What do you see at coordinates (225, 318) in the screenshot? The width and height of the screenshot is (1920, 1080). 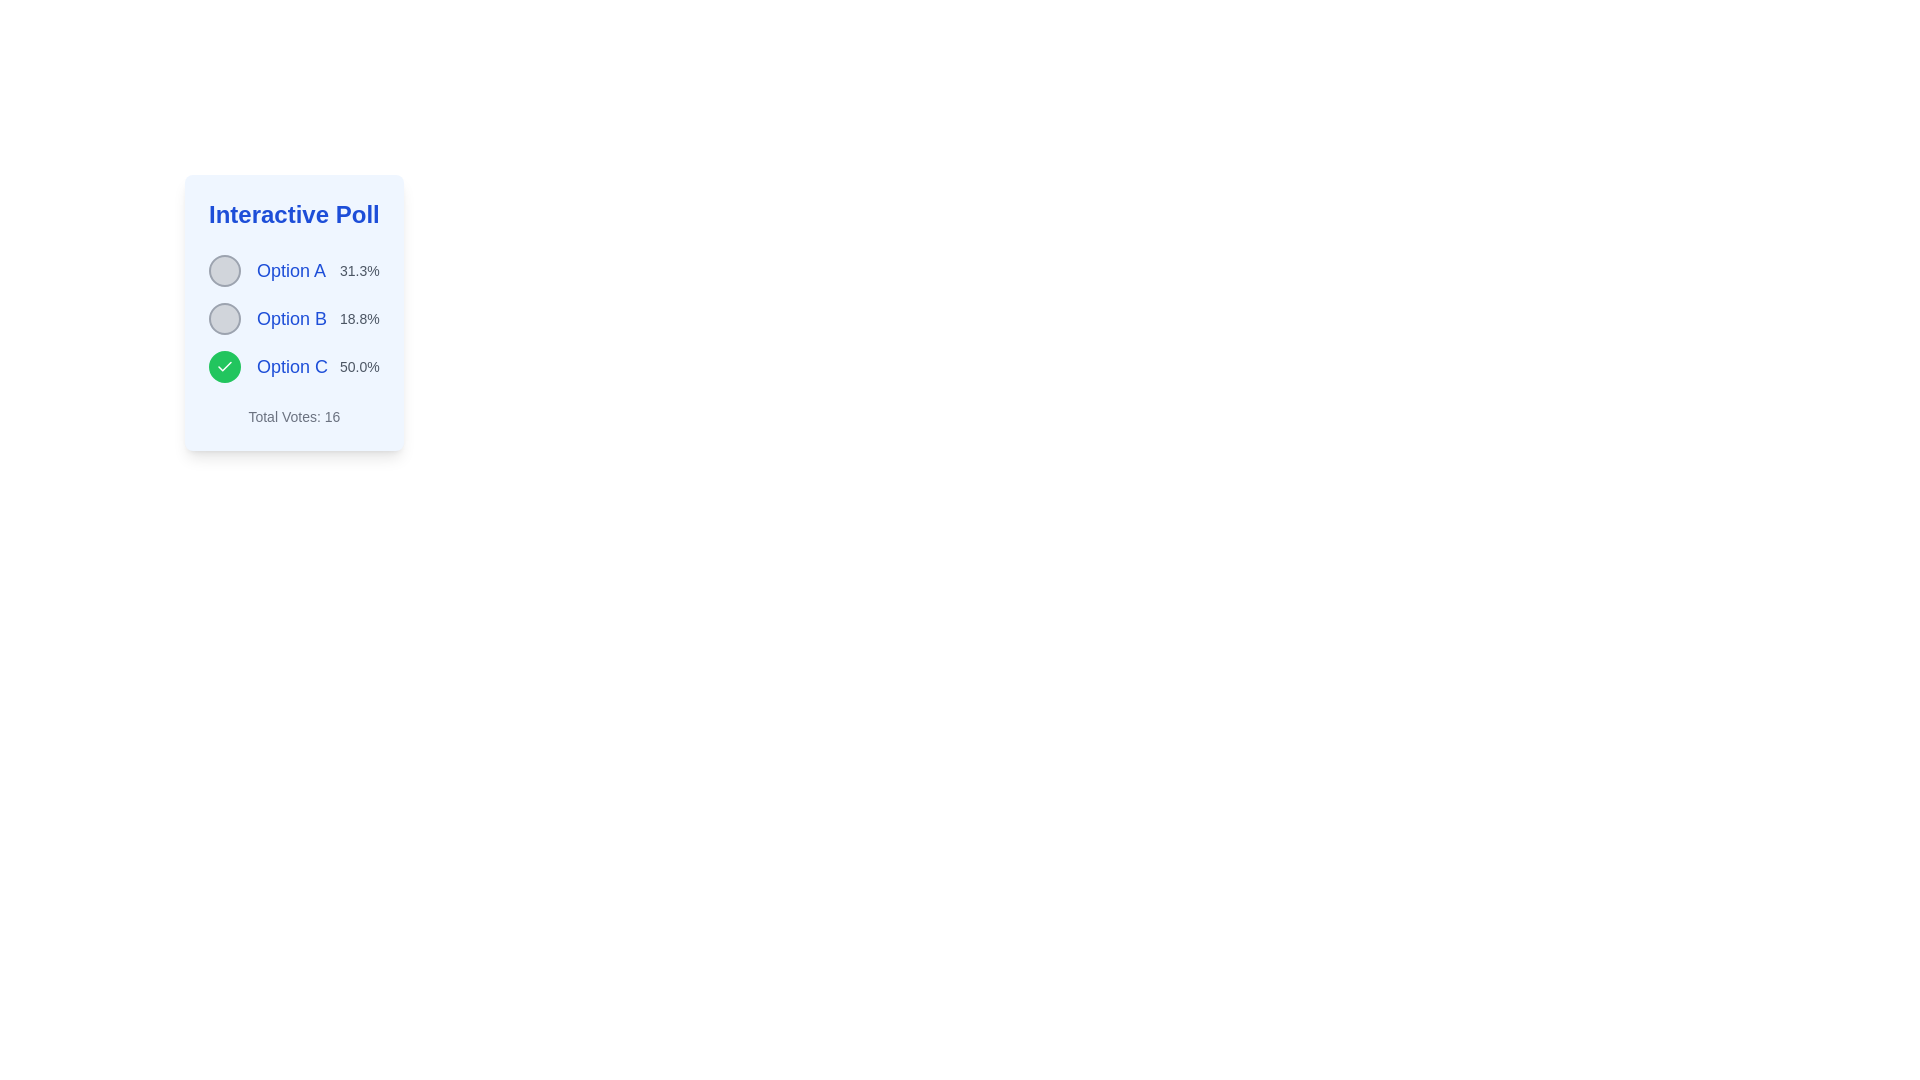 I see `the radio button with a circular shape and a gray background, located to the left of the text label 'Option B'` at bounding box center [225, 318].